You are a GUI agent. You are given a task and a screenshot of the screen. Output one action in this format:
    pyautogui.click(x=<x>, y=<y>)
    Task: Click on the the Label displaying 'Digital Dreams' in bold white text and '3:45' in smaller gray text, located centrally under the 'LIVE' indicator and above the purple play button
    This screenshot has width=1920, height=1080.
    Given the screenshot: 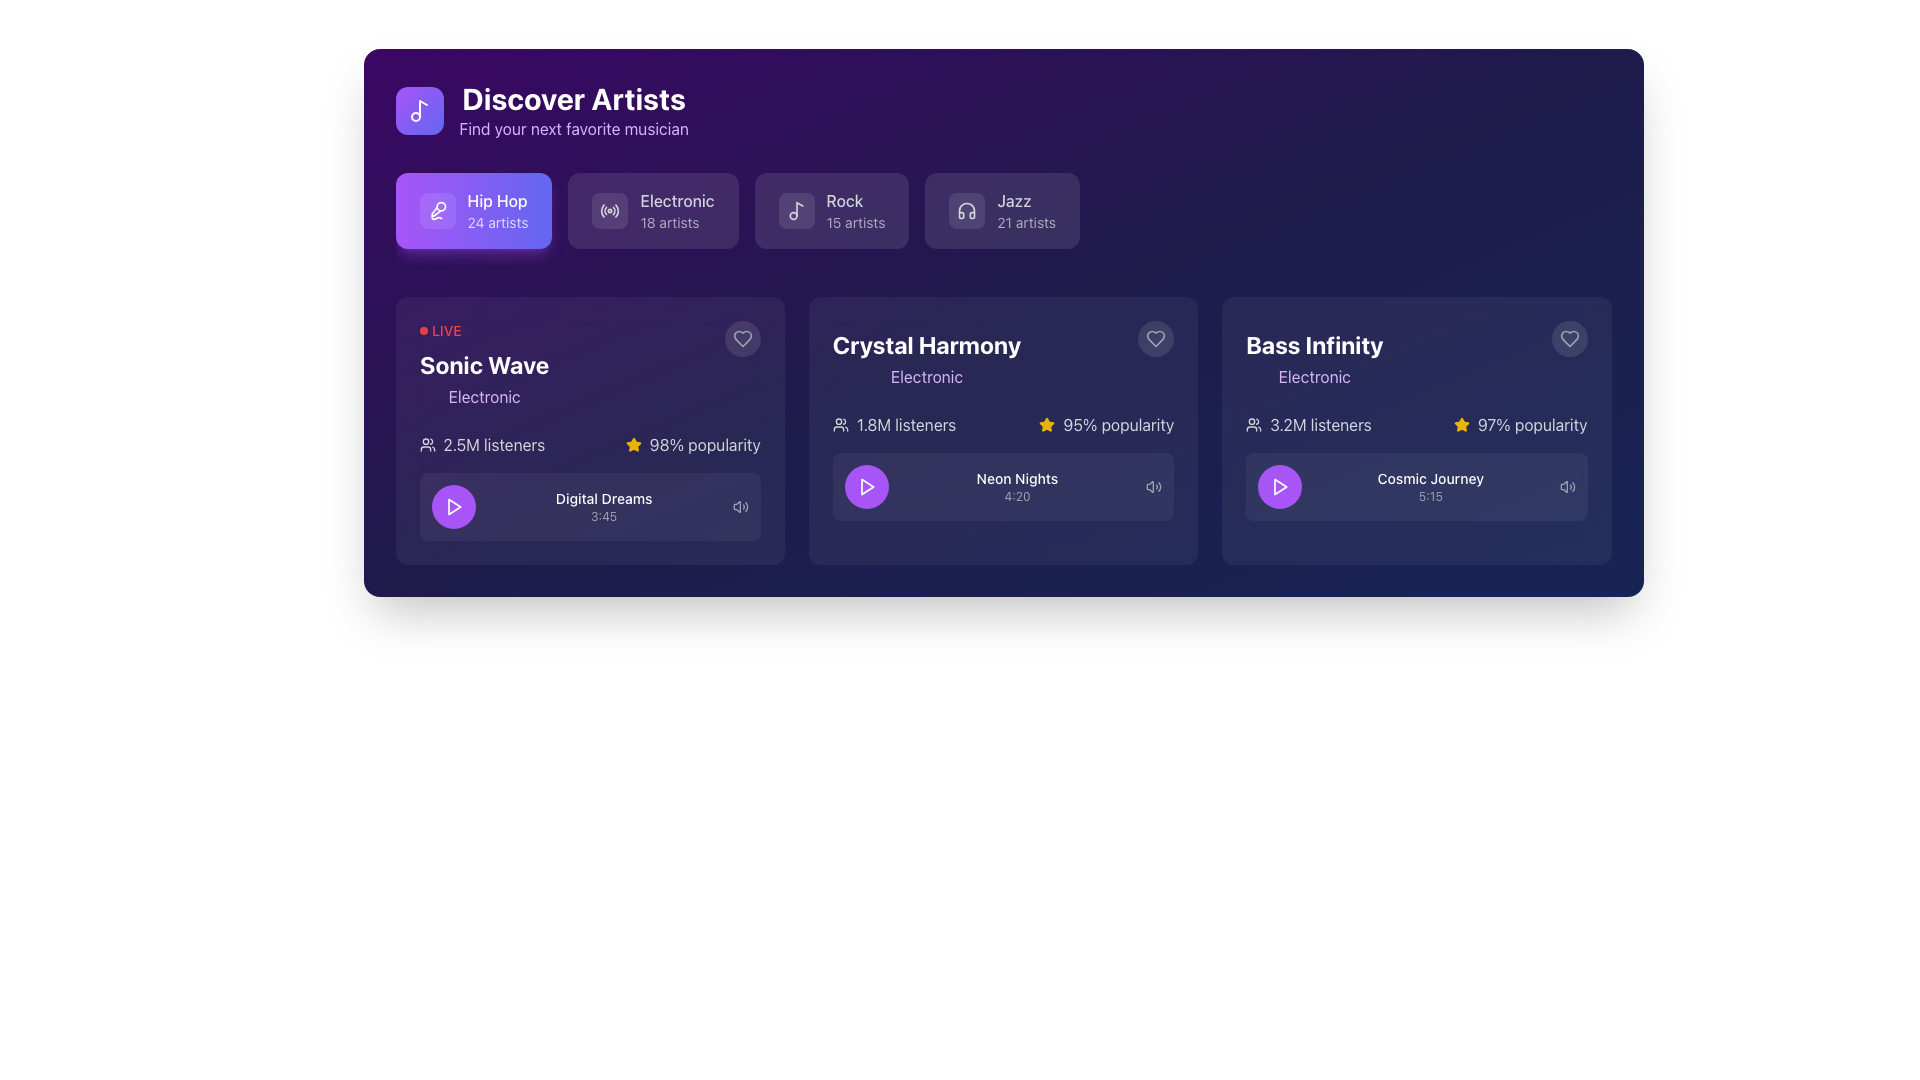 What is the action you would take?
    pyautogui.click(x=603, y=505)
    